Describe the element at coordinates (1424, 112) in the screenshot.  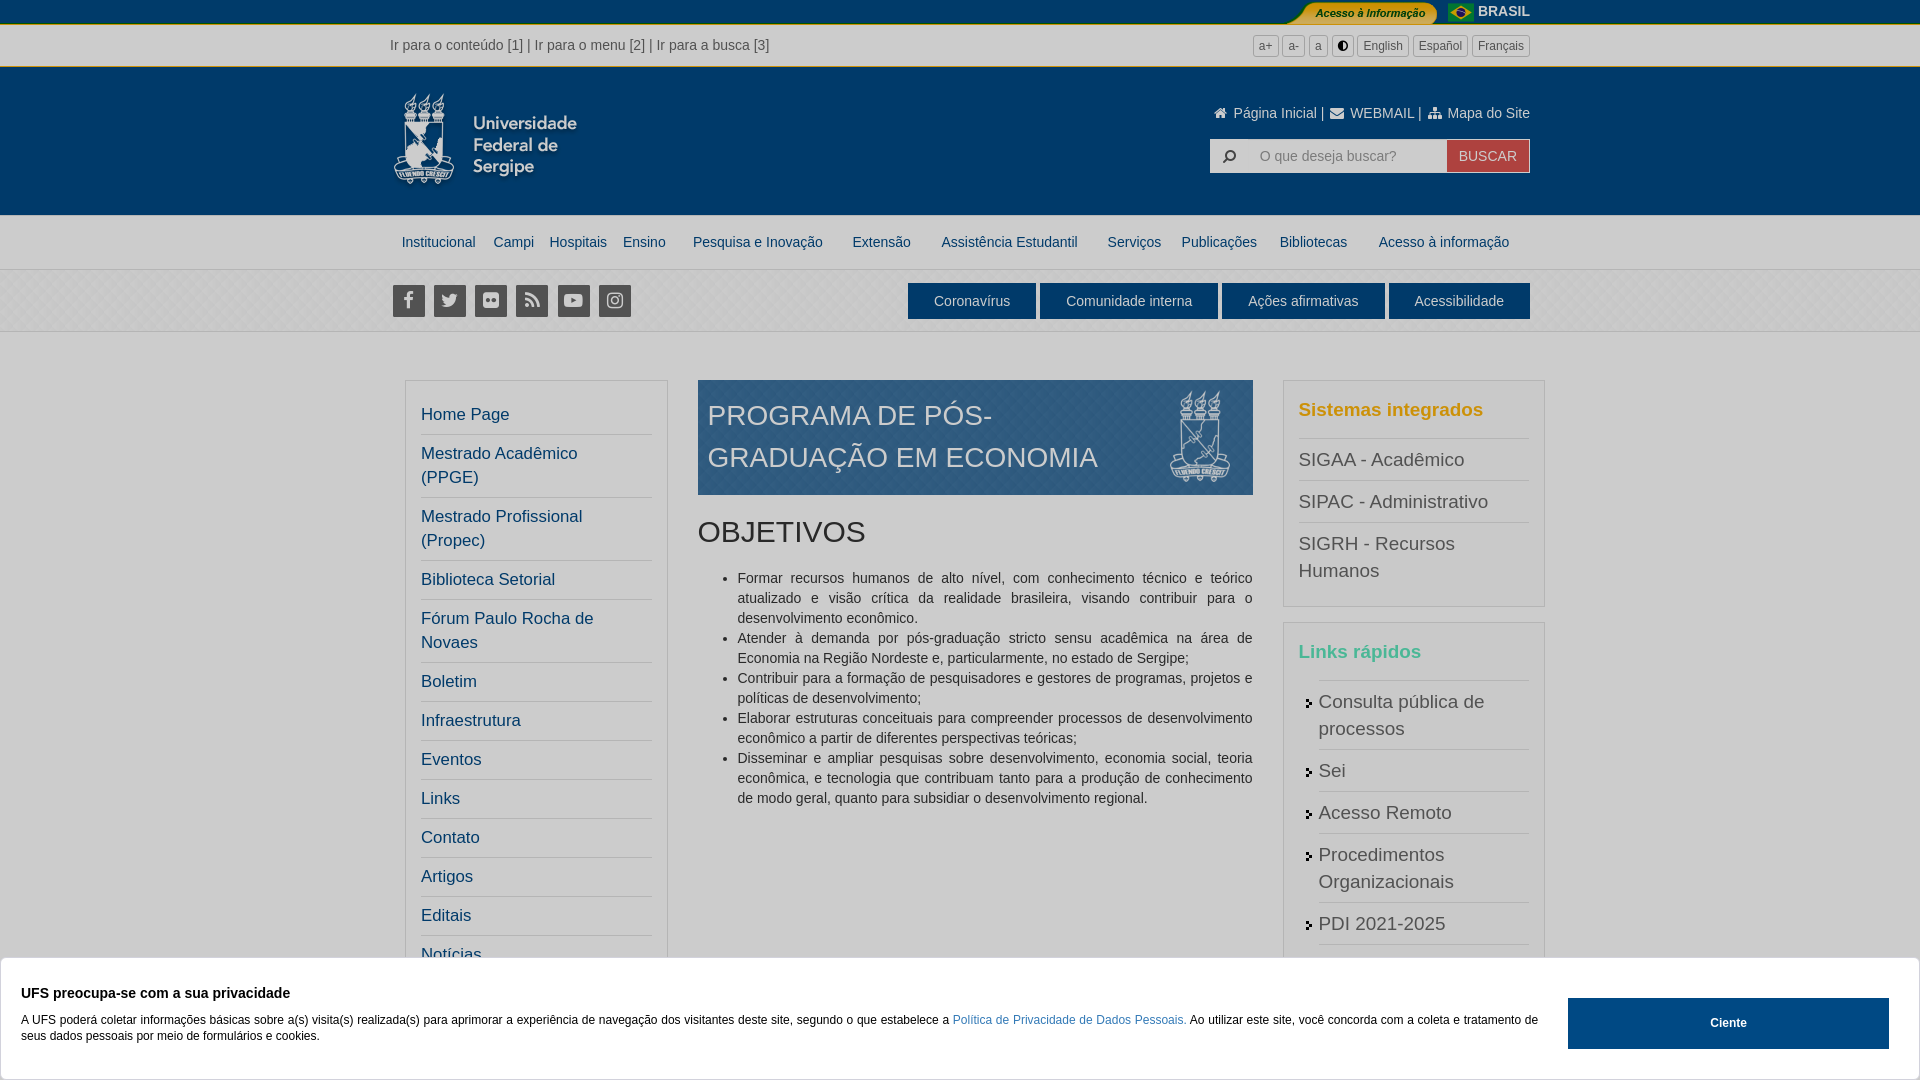
I see `'Mapa do Site'` at that location.